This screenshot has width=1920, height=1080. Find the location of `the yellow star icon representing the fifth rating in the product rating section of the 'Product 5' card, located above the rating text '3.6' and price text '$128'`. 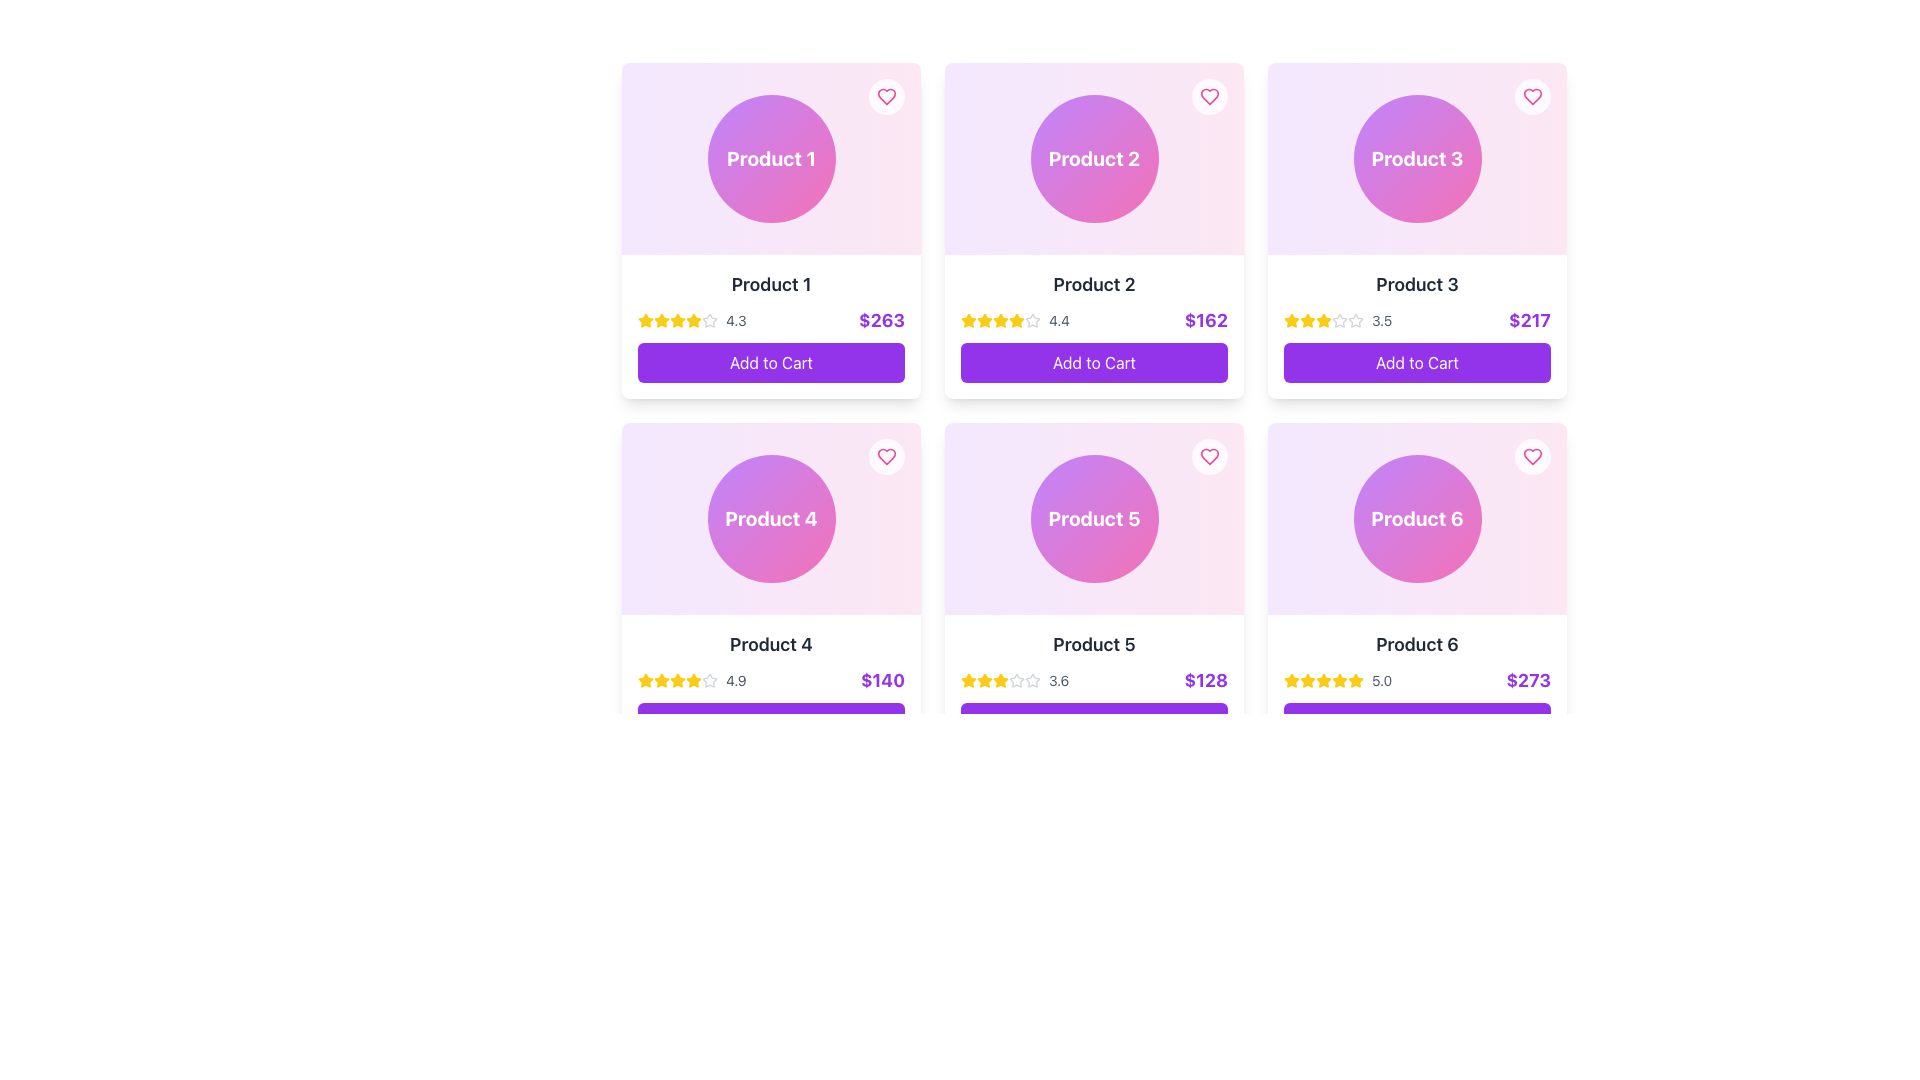

the yellow star icon representing the fifth rating in the product rating section of the 'Product 5' card, located above the rating text '3.6' and price text '$128' is located at coordinates (1001, 680).